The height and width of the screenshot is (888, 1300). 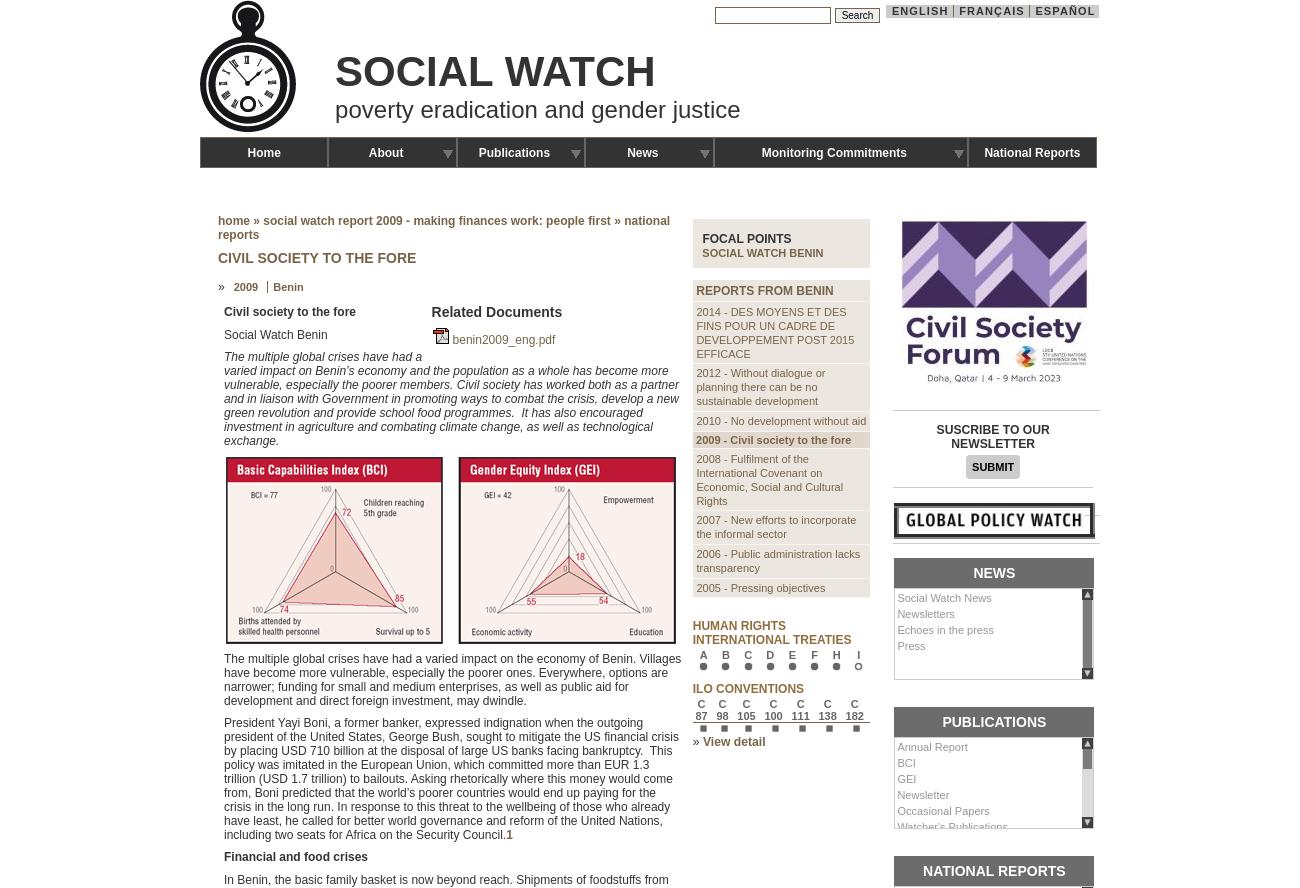 What do you see at coordinates (799, 709) in the screenshot?
I see `'C 111'` at bounding box center [799, 709].